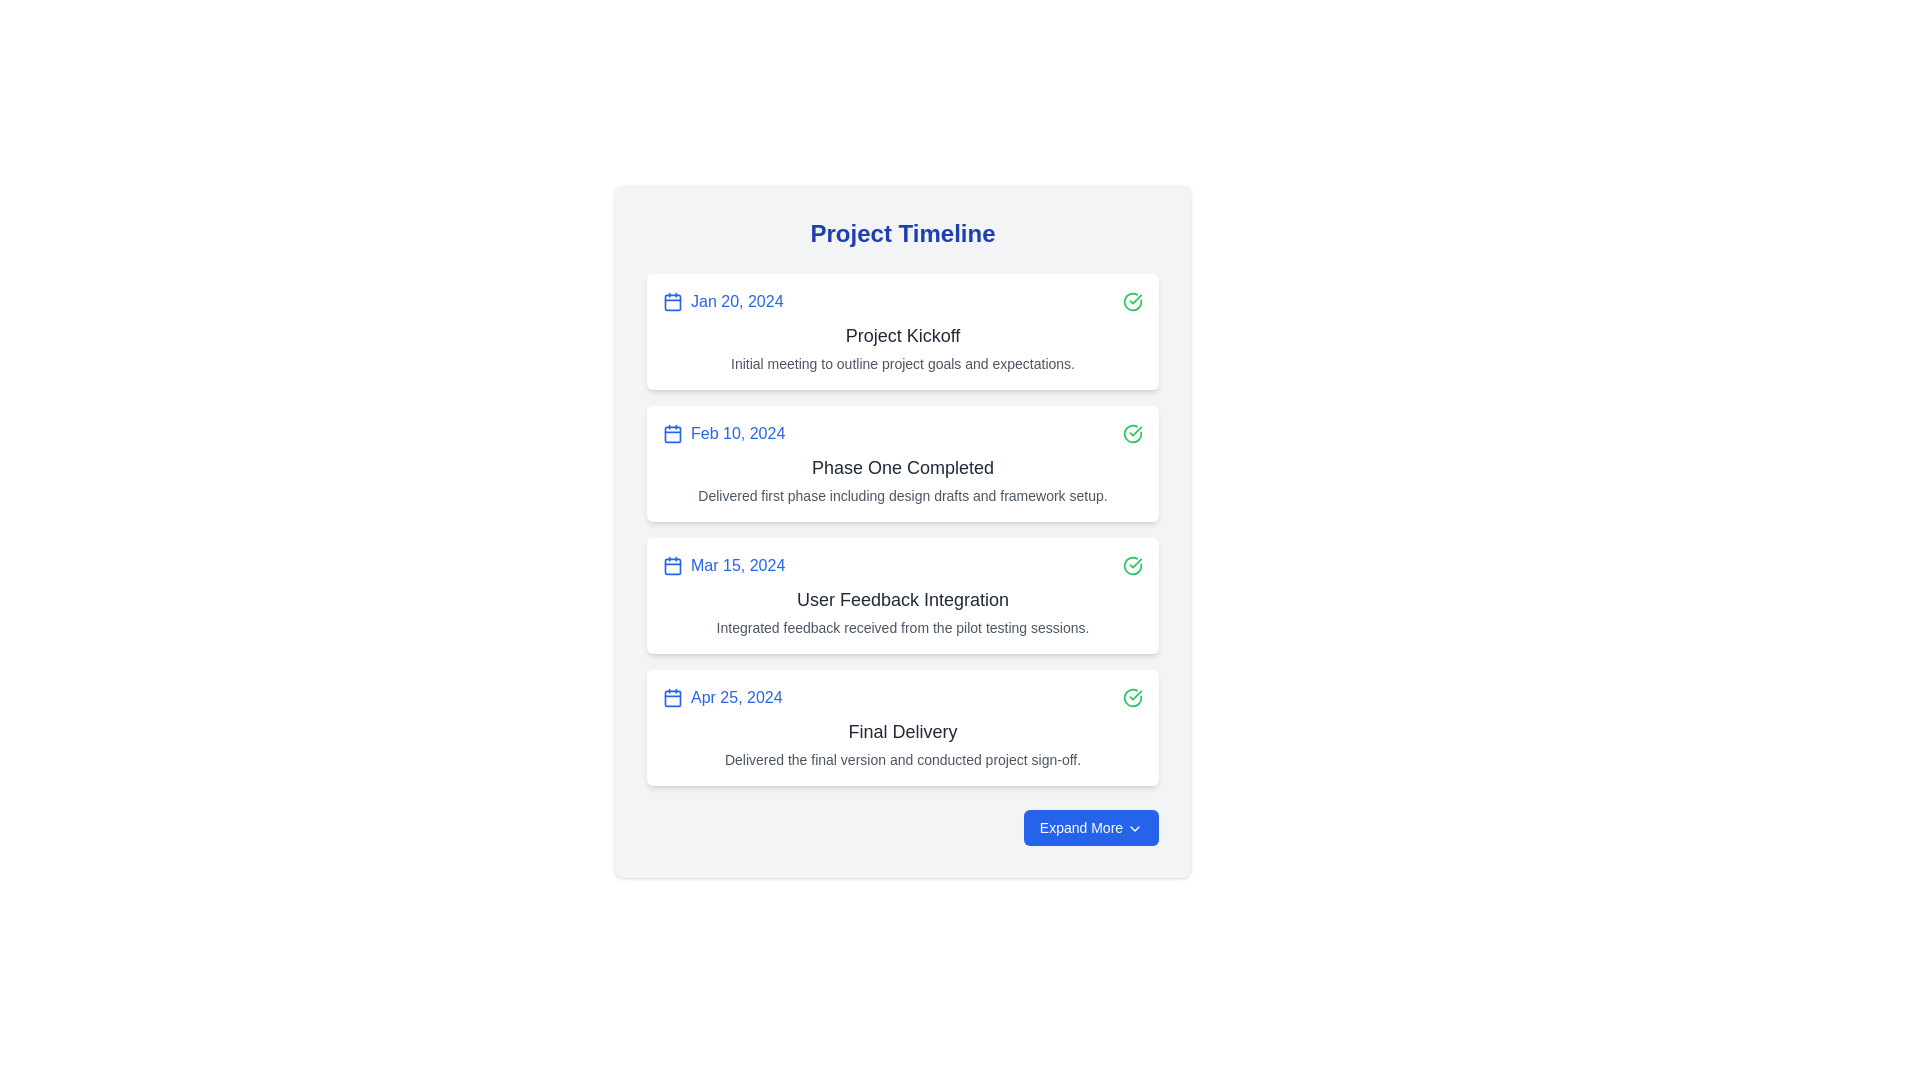 This screenshot has height=1080, width=1920. Describe the element at coordinates (723, 566) in the screenshot. I see `text of the date label 'Mar 15, 2024', which is styled in blue and accompanied by a calendar icon to its left, located in the third row of the timeline interface` at that location.